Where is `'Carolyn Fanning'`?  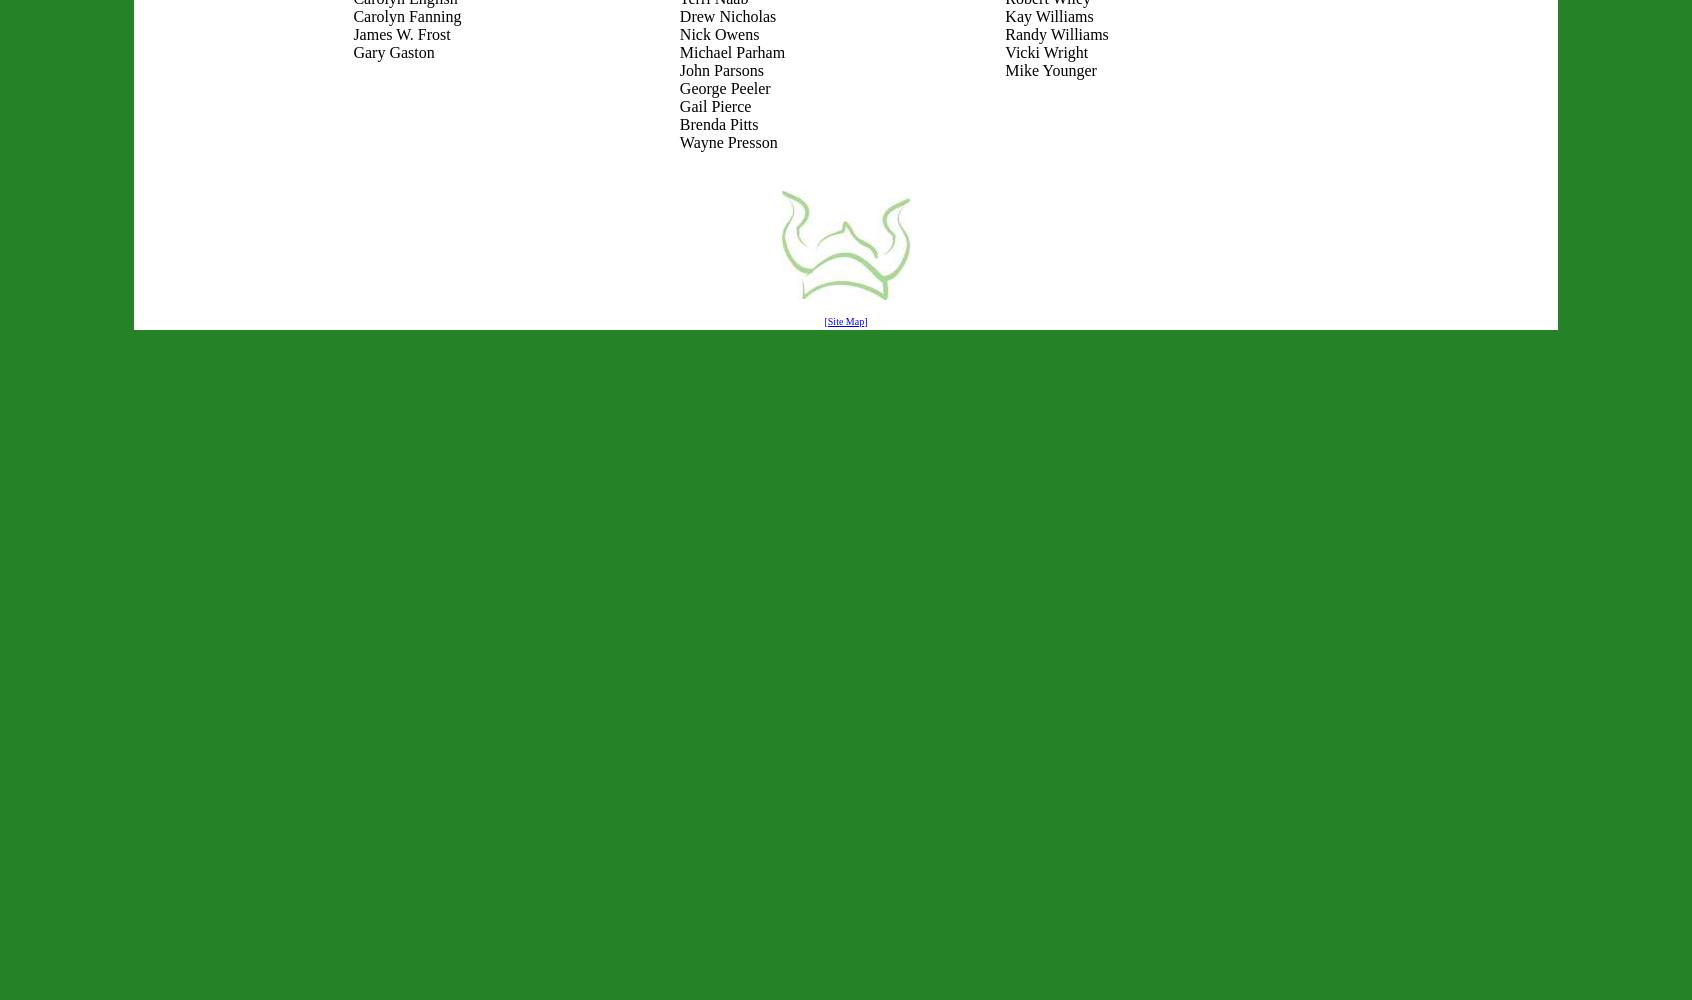
'Carolyn Fanning' is located at coordinates (406, 16).